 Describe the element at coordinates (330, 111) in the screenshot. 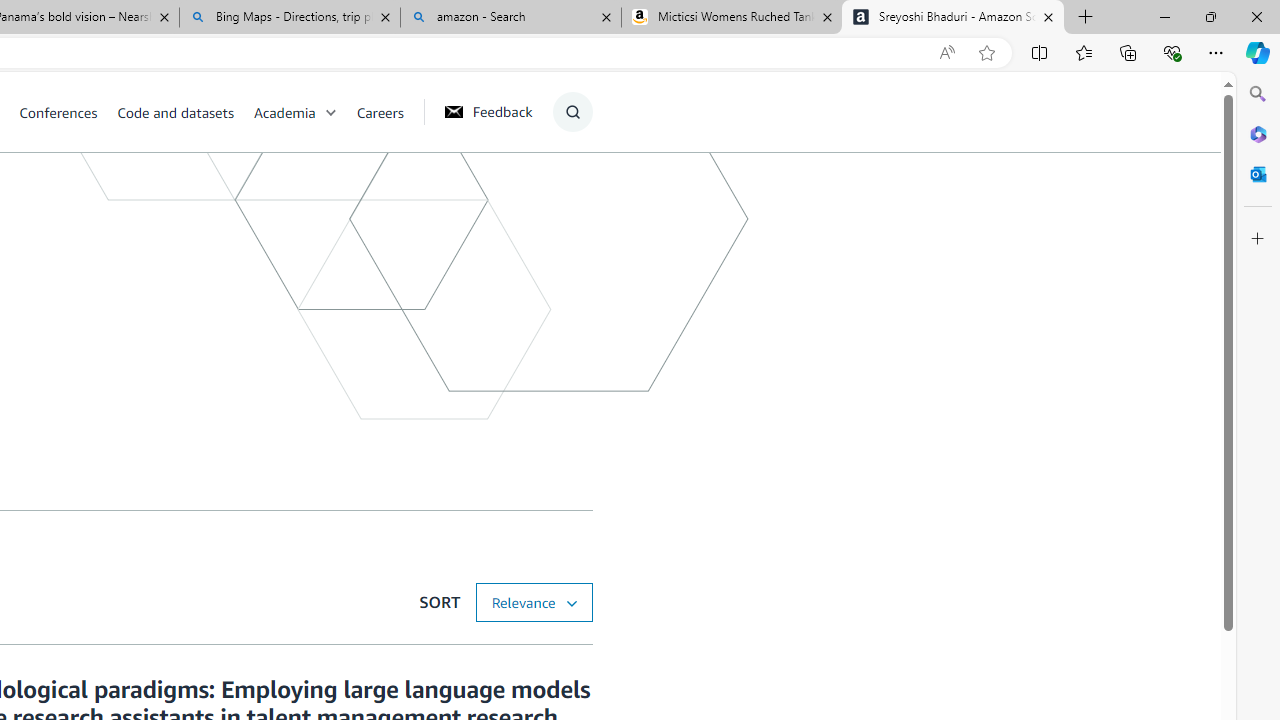

I see `'Open Sub Navigation'` at that location.